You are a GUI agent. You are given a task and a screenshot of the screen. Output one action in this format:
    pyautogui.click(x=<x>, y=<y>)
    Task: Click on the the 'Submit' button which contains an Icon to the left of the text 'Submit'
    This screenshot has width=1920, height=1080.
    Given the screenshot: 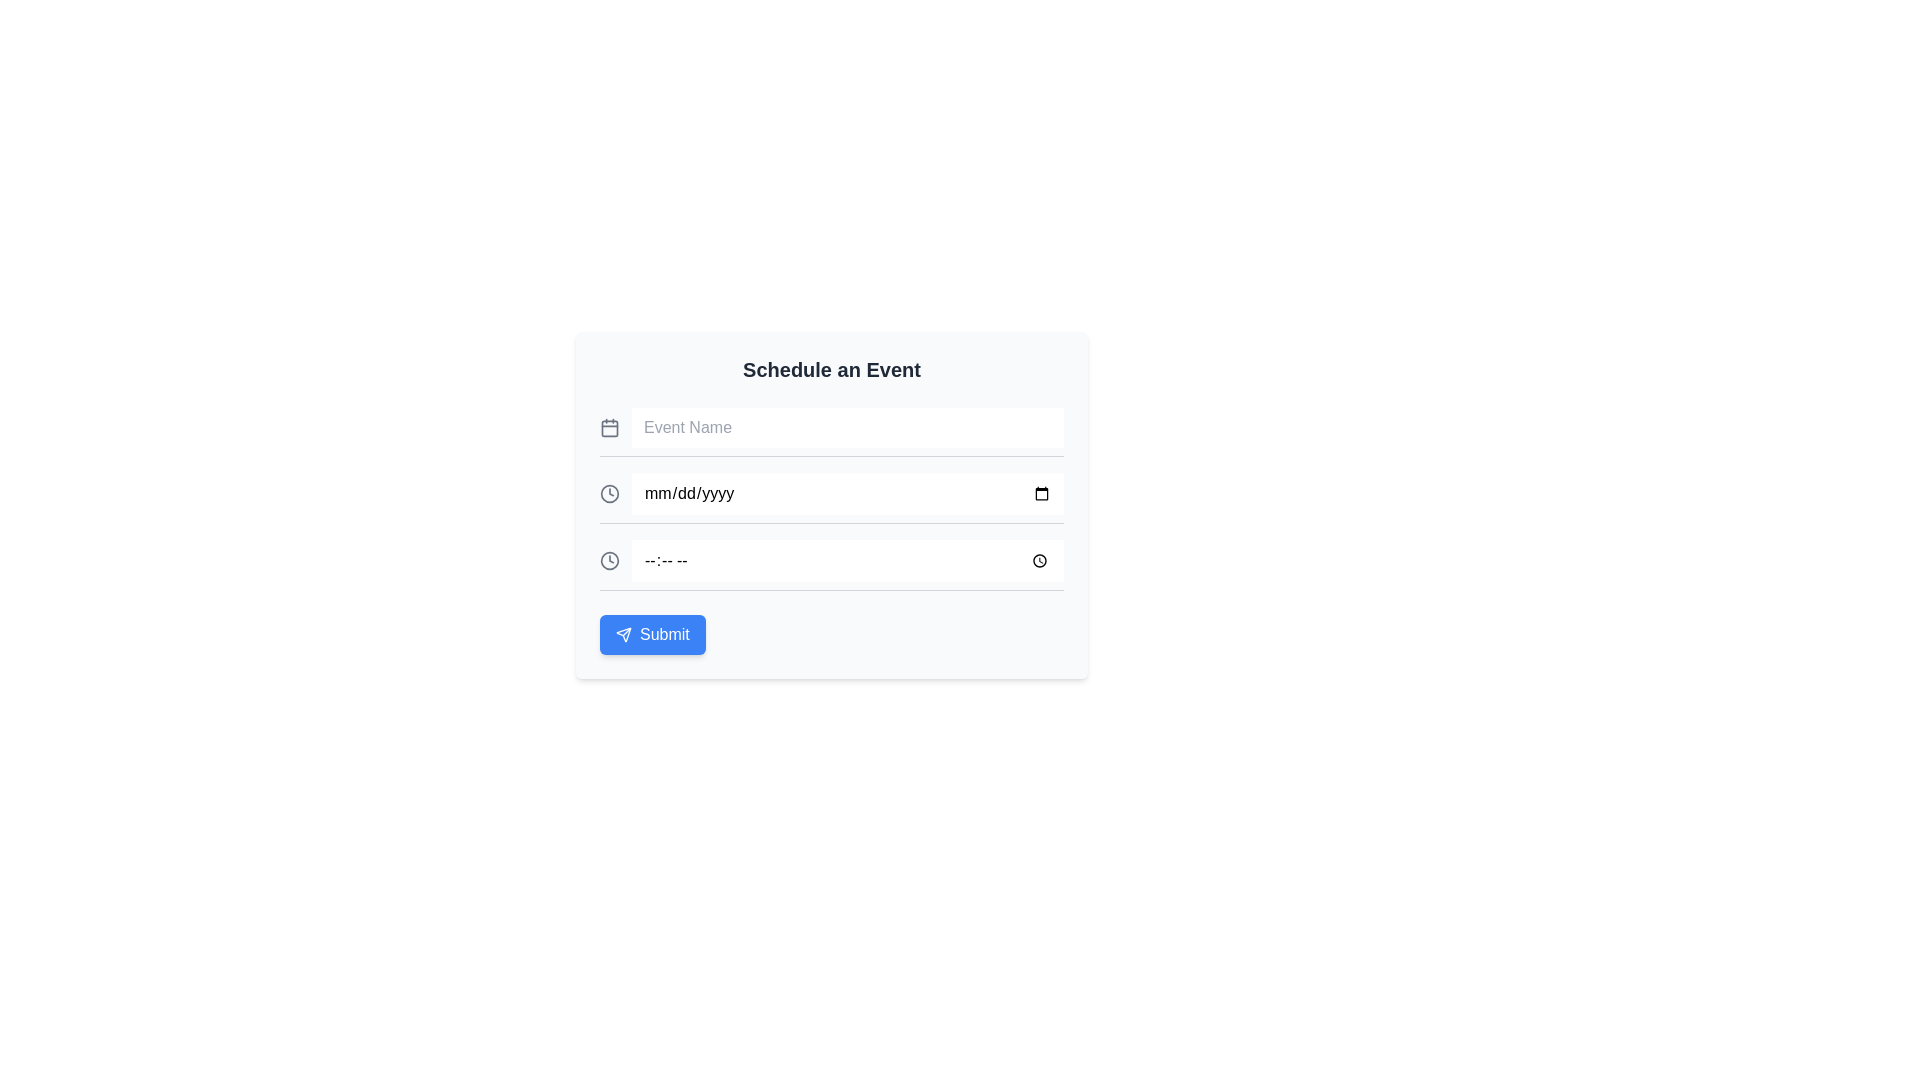 What is the action you would take?
    pyautogui.click(x=623, y=635)
    